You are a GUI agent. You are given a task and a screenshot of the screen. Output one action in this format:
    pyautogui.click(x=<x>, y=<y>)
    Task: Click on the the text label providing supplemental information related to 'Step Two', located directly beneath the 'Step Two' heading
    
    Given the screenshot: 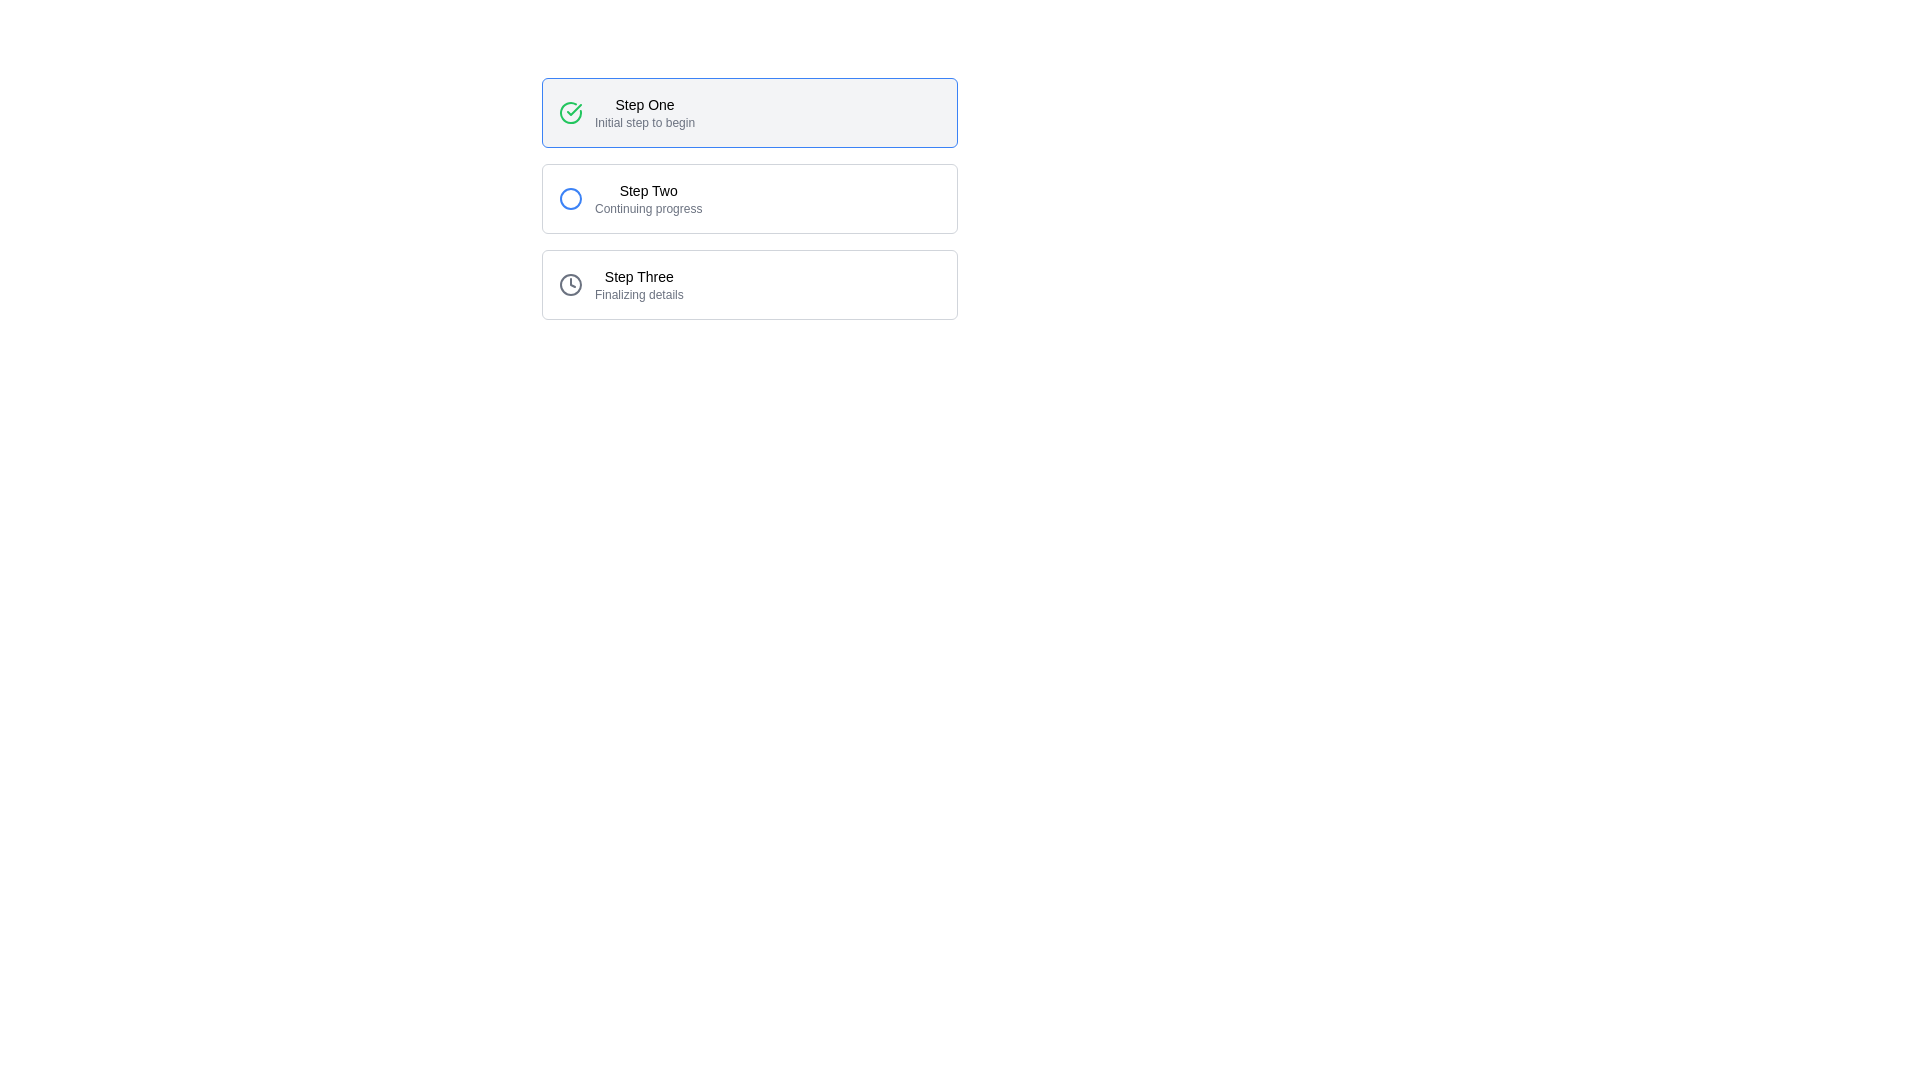 What is the action you would take?
    pyautogui.click(x=648, y=208)
    